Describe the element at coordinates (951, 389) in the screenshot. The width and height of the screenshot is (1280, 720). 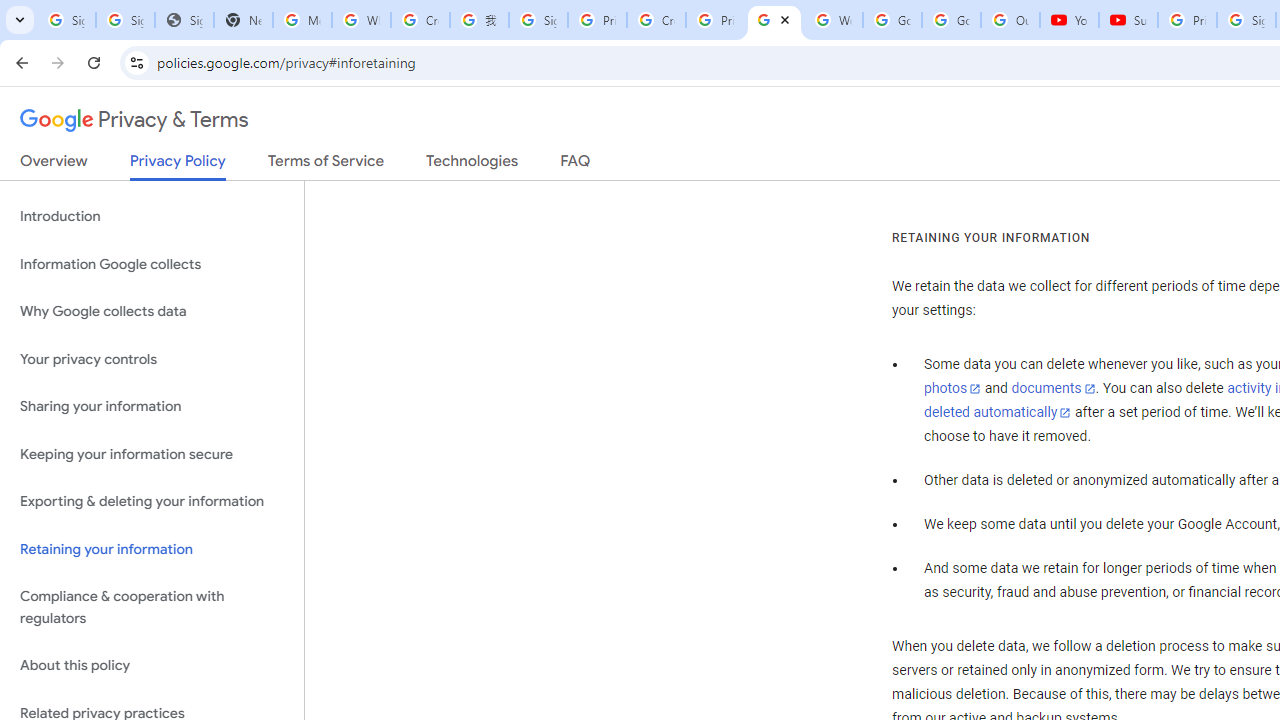
I see `'photos'` at that location.